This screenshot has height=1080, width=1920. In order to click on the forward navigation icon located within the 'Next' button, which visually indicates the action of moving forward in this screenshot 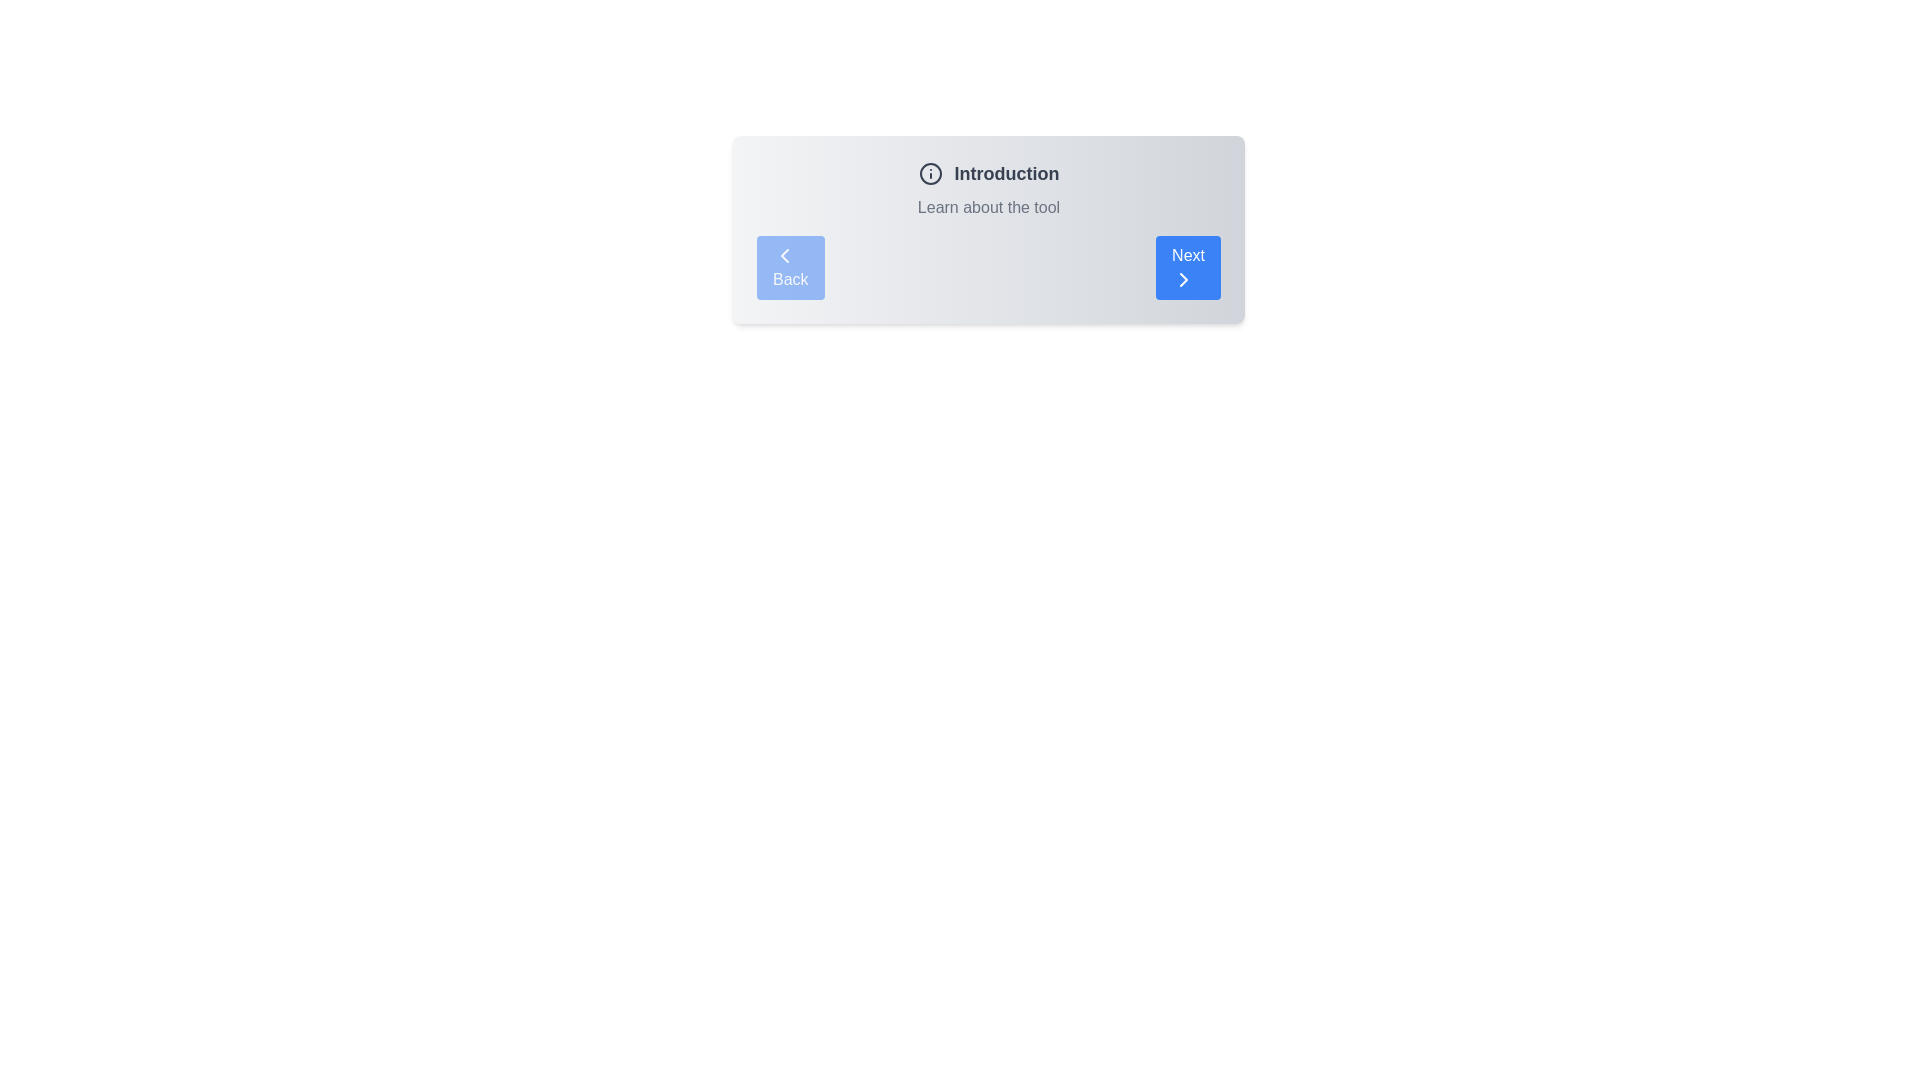, I will do `click(1184, 280)`.